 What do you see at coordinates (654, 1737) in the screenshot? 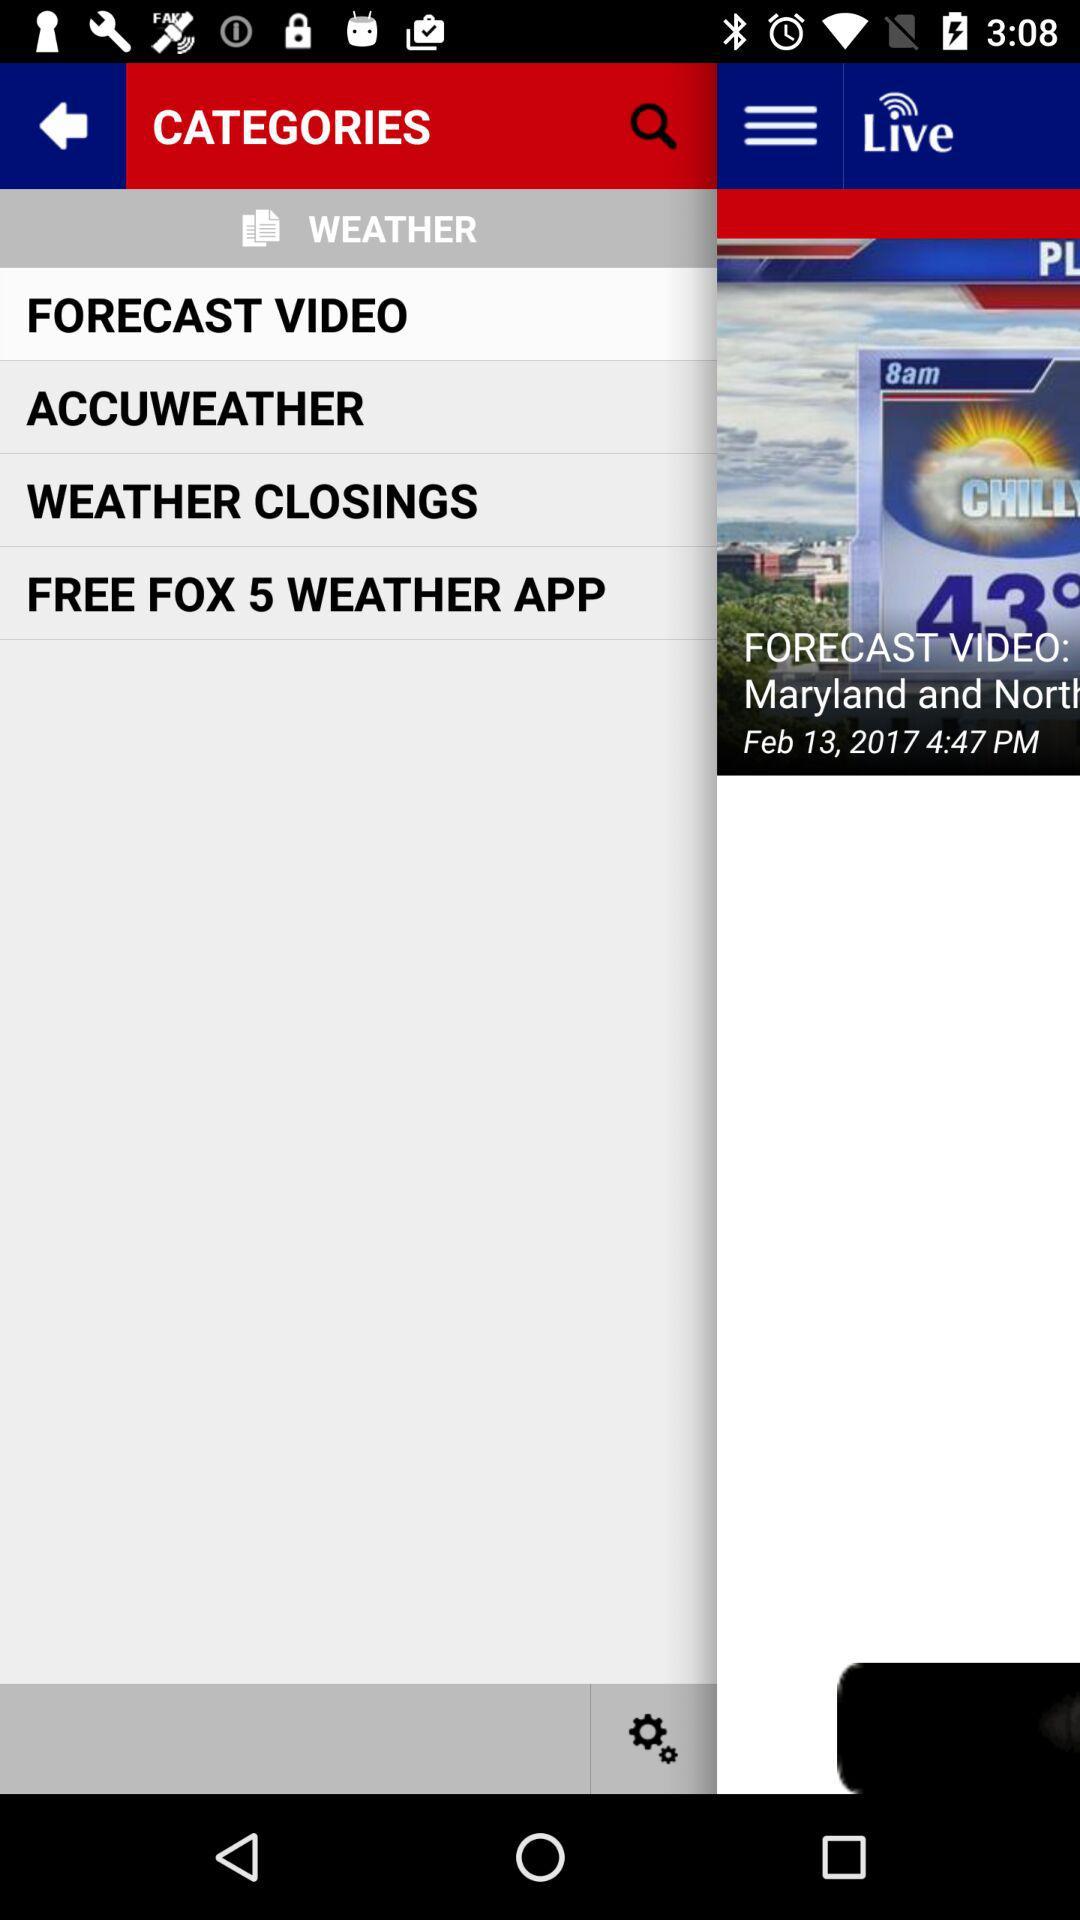
I see `settings` at bounding box center [654, 1737].